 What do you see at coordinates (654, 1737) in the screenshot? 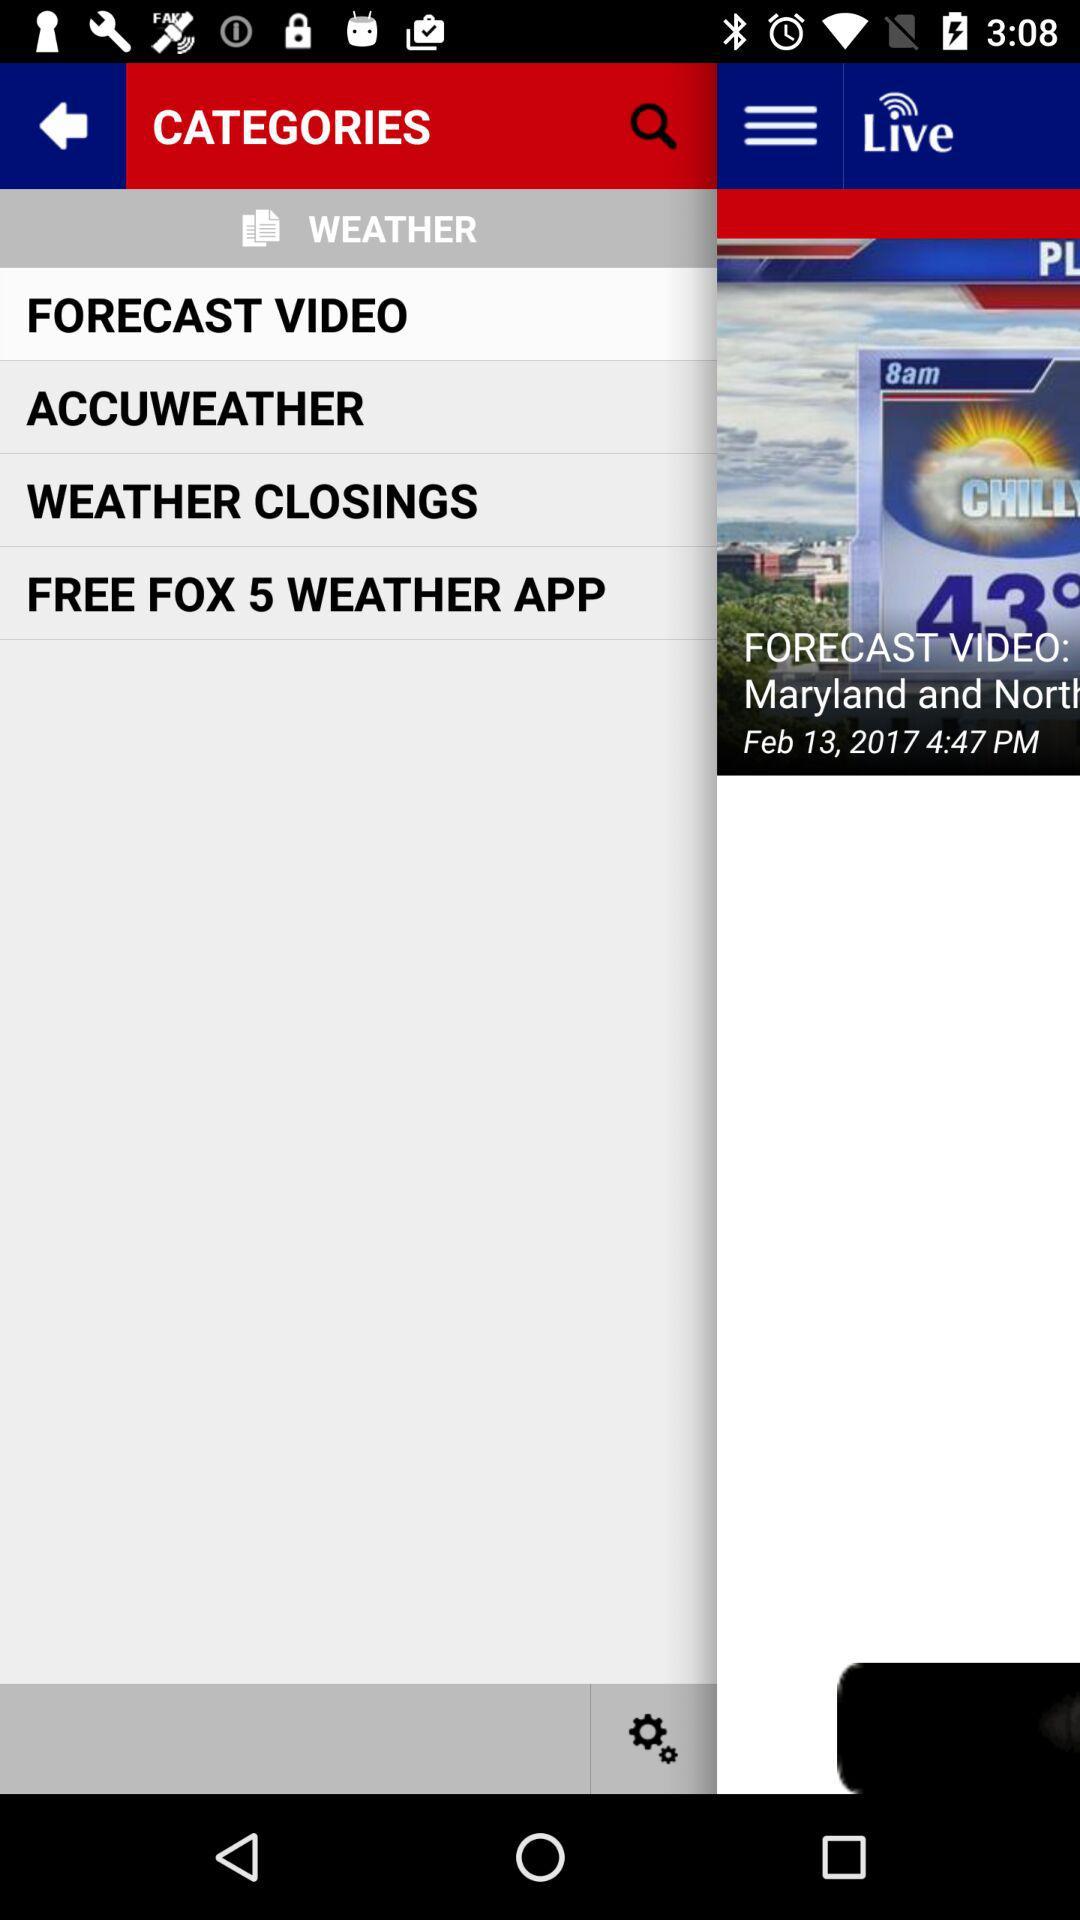
I see `settings` at bounding box center [654, 1737].